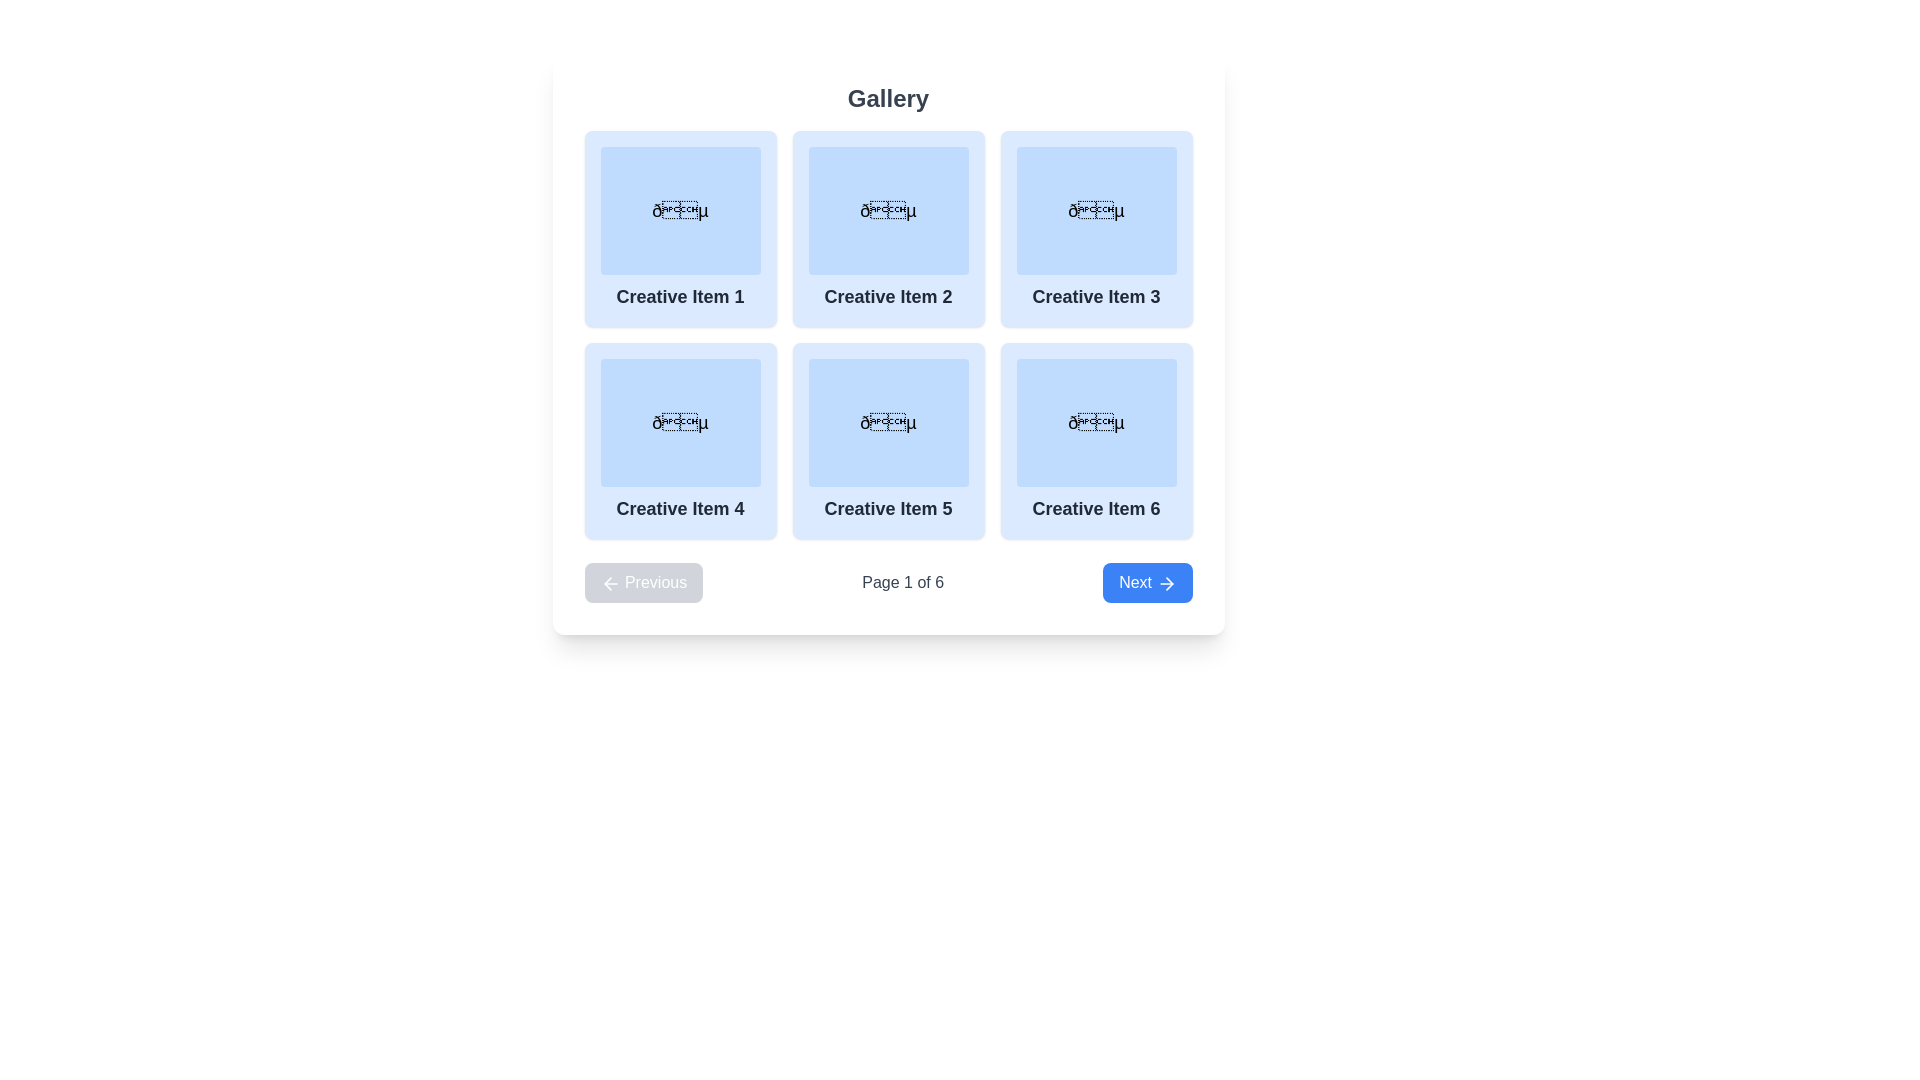 This screenshot has height=1080, width=1920. I want to click on text content of the label displaying 'Creative Item 2', which is styled in bold sans-serif font and is located in the second column of the first row in a grid layout, so click(887, 297).